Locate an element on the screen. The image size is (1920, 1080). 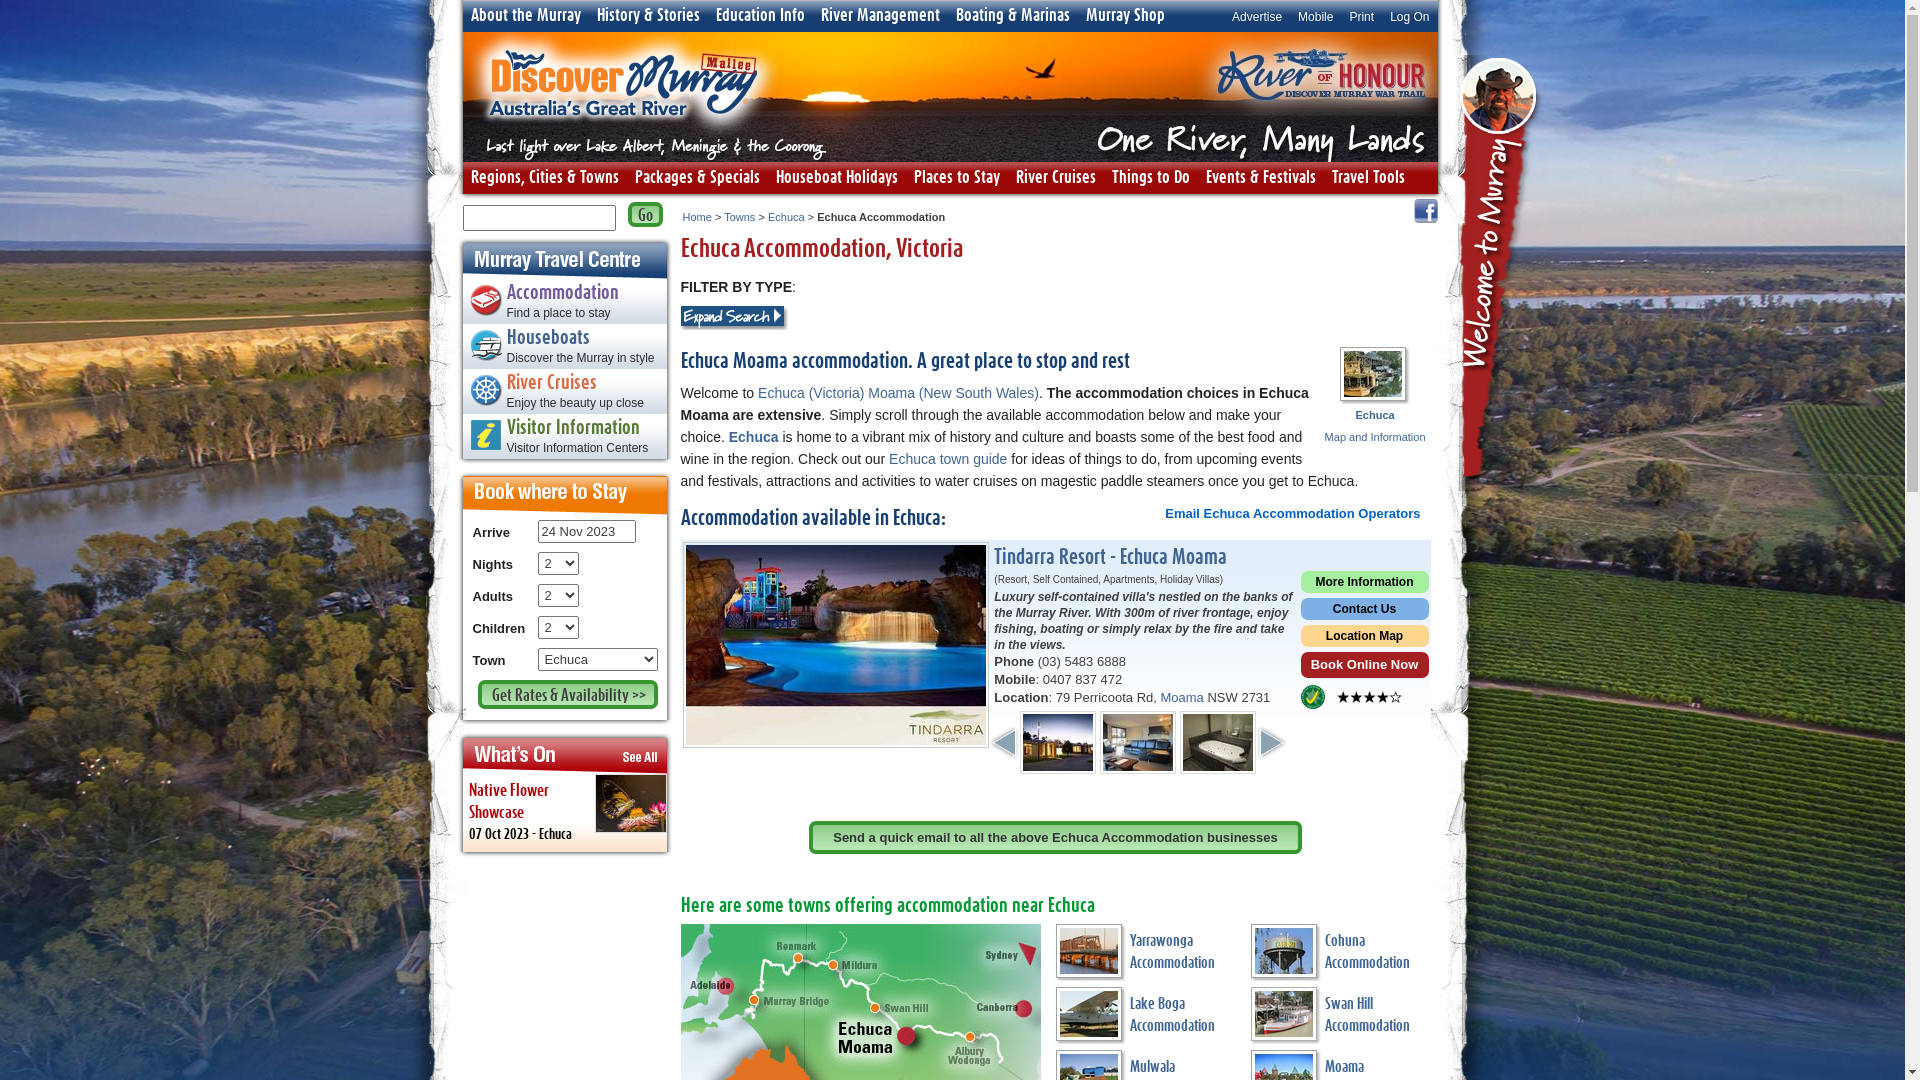
'Moama' is located at coordinates (1160, 696).